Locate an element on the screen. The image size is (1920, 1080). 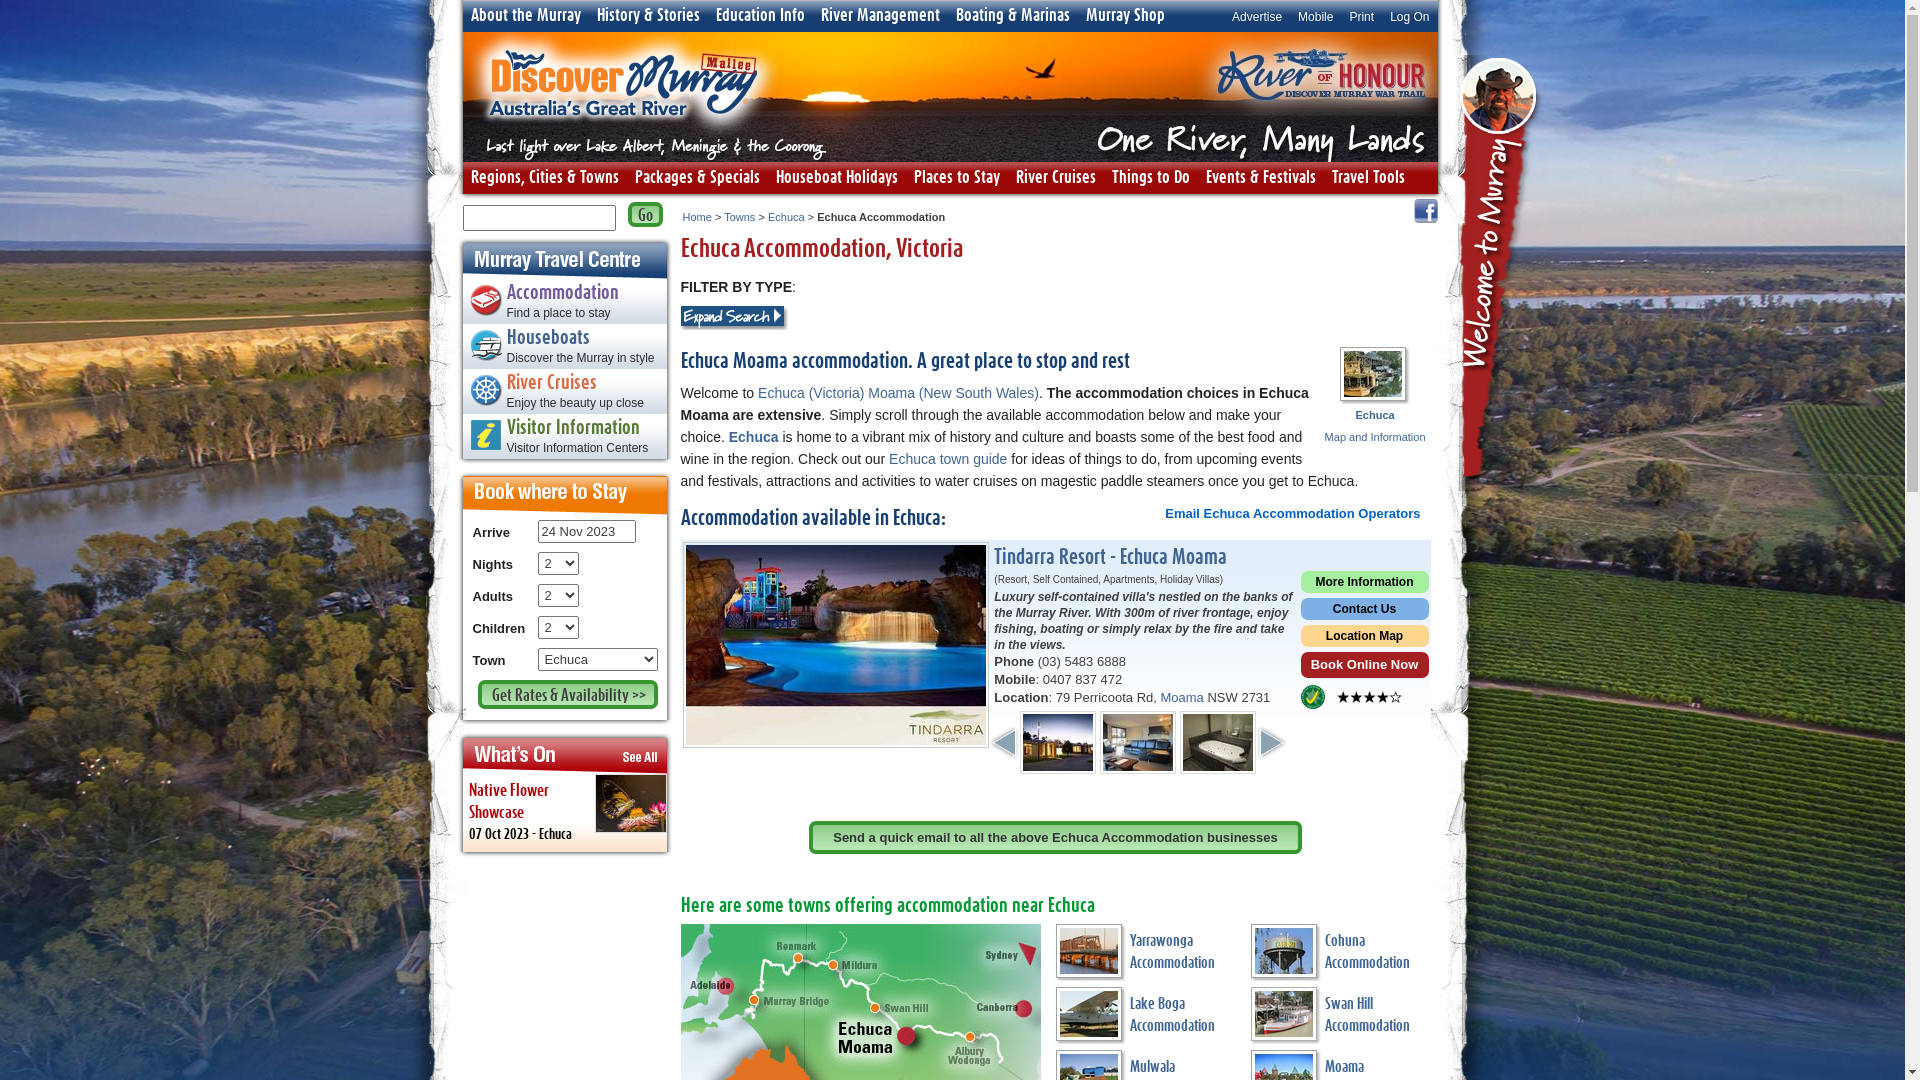
'Moama' is located at coordinates (1160, 696).